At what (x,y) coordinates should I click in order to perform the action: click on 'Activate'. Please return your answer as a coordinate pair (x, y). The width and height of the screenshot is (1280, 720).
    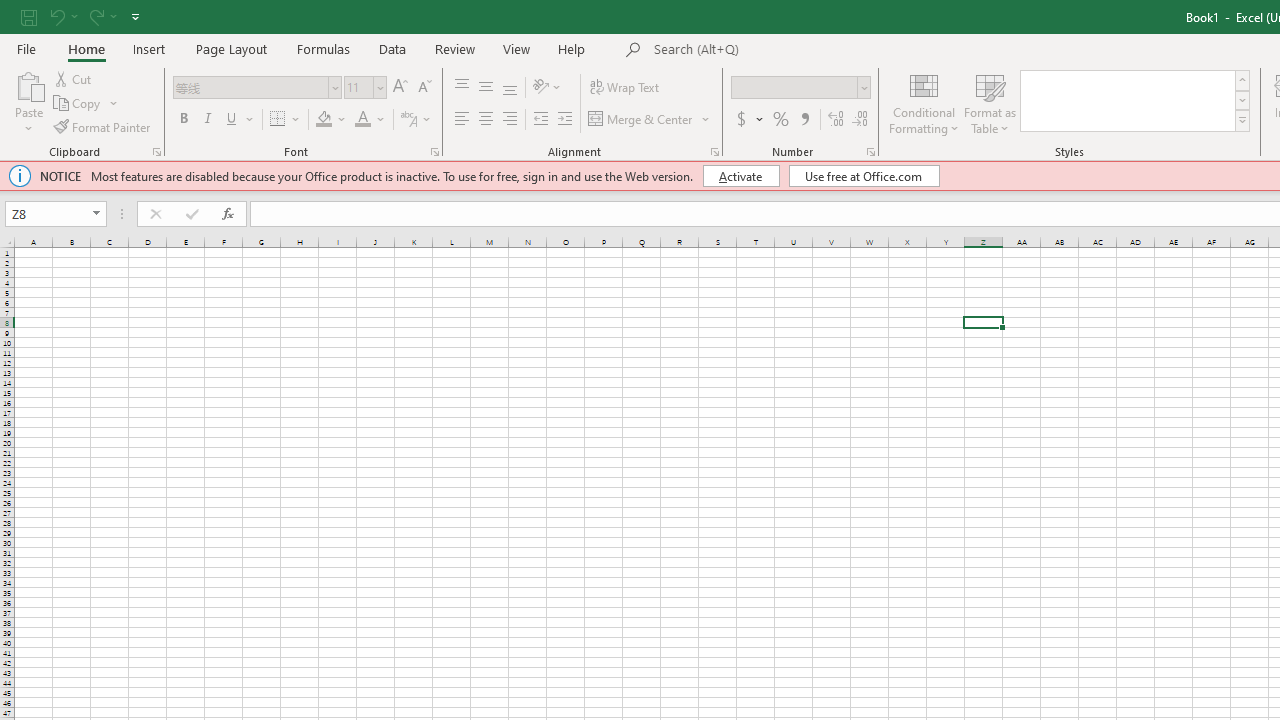
    Looking at the image, I should click on (740, 175).